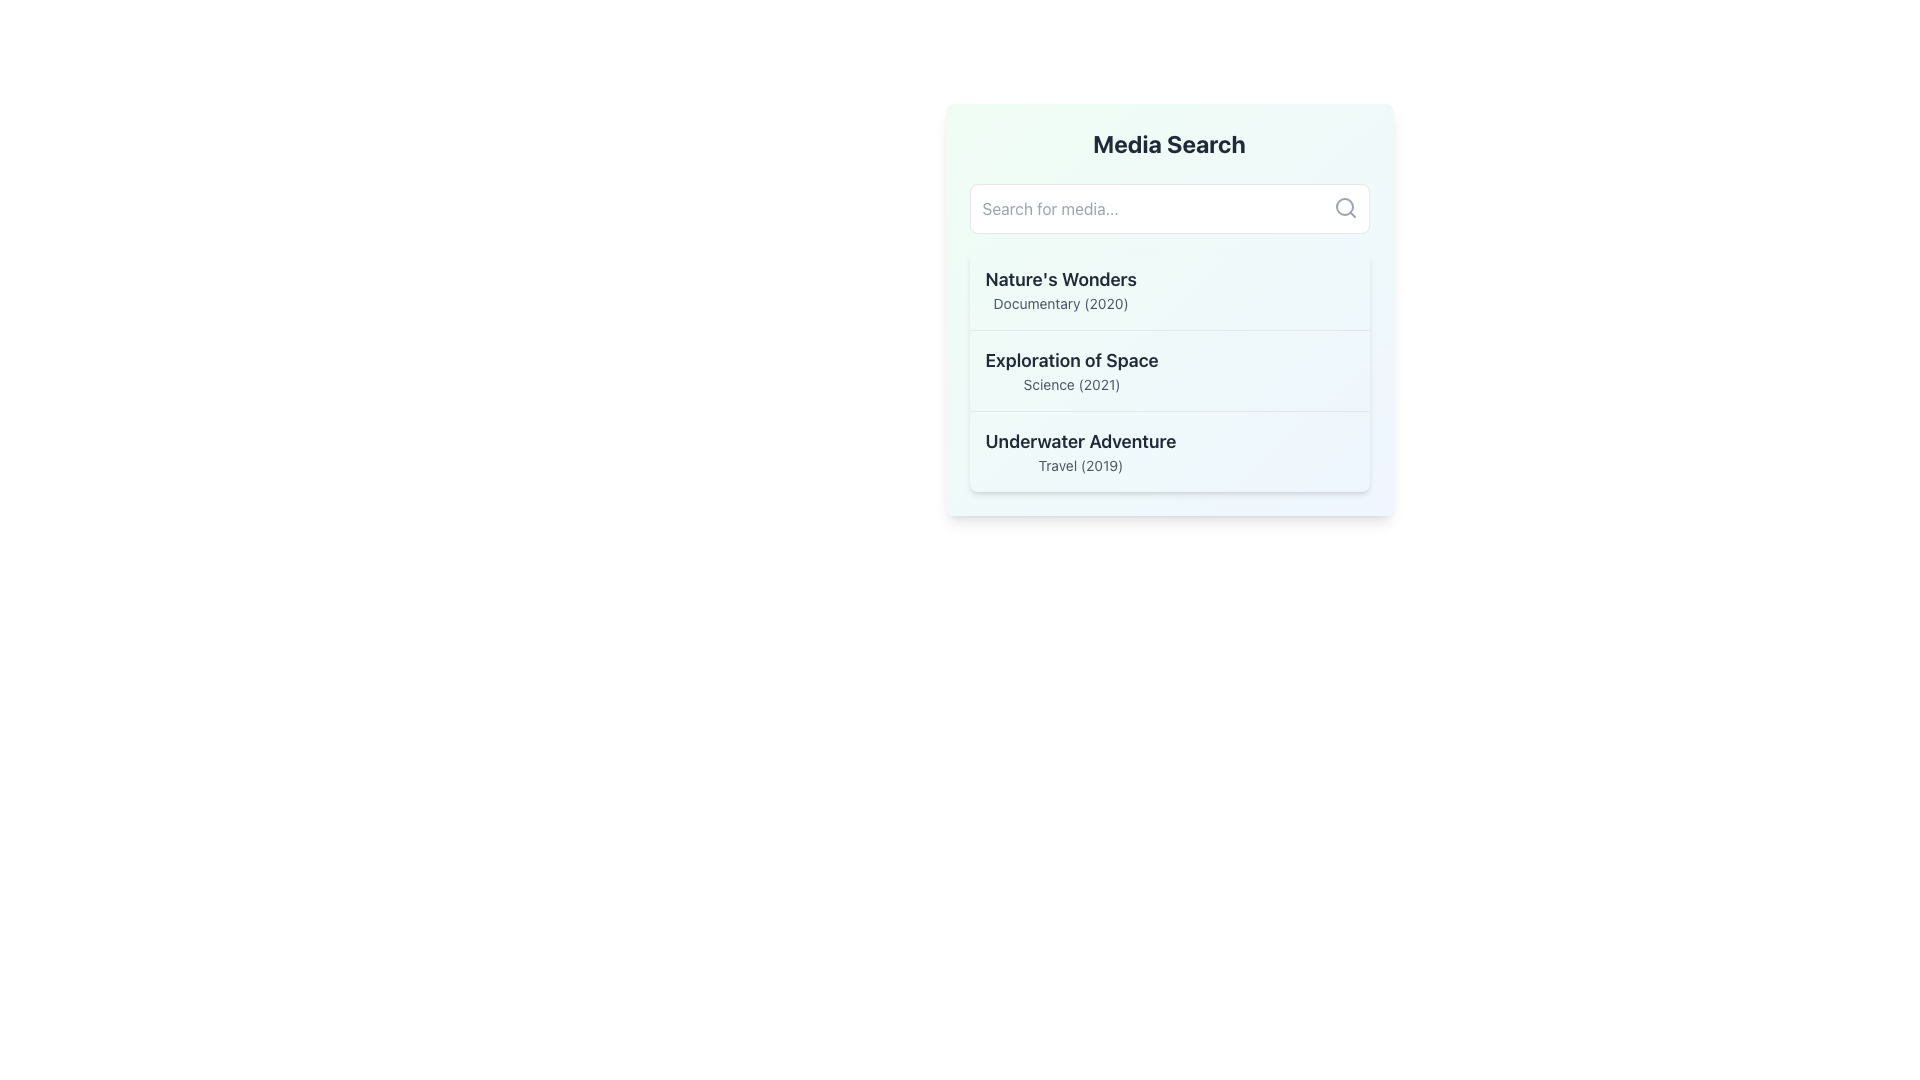 Image resolution: width=1920 pixels, height=1080 pixels. What do you see at coordinates (1169, 370) in the screenshot?
I see `the List Item titled 'Exploration of Space'` at bounding box center [1169, 370].